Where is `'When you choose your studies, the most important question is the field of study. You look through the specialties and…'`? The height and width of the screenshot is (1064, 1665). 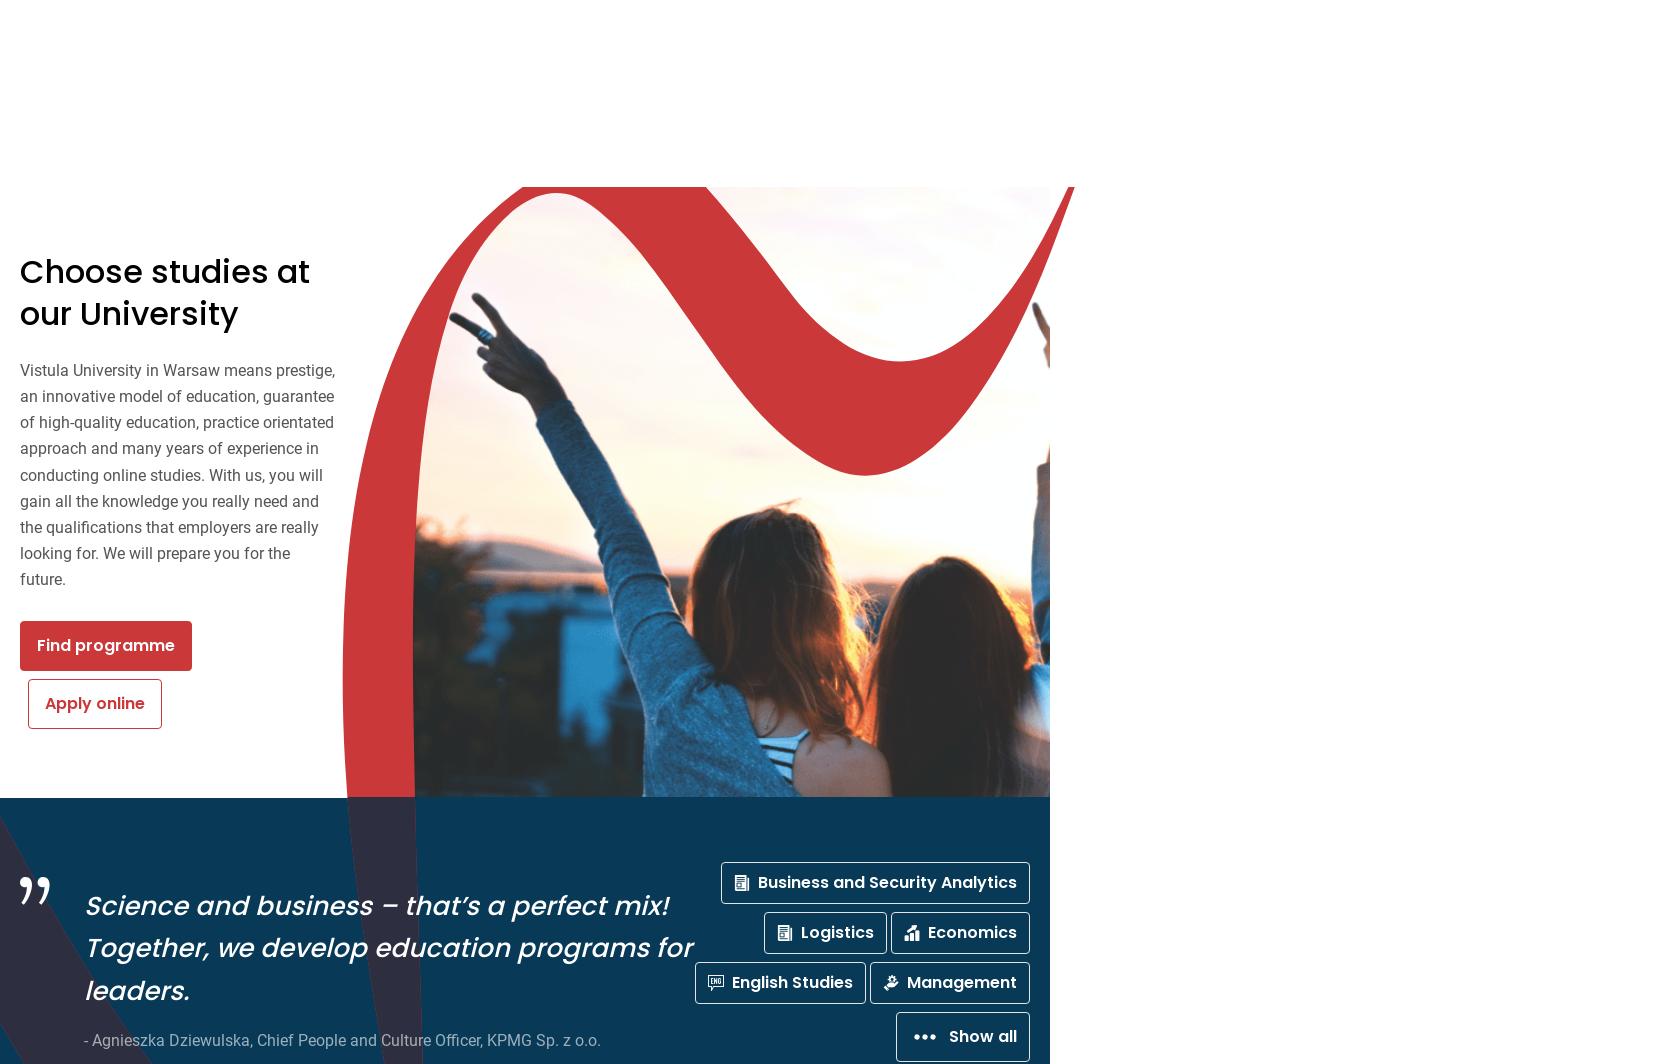 'When you choose your studies, the most important question is the field of study. You look through the specialties and…' is located at coordinates (904, 140).